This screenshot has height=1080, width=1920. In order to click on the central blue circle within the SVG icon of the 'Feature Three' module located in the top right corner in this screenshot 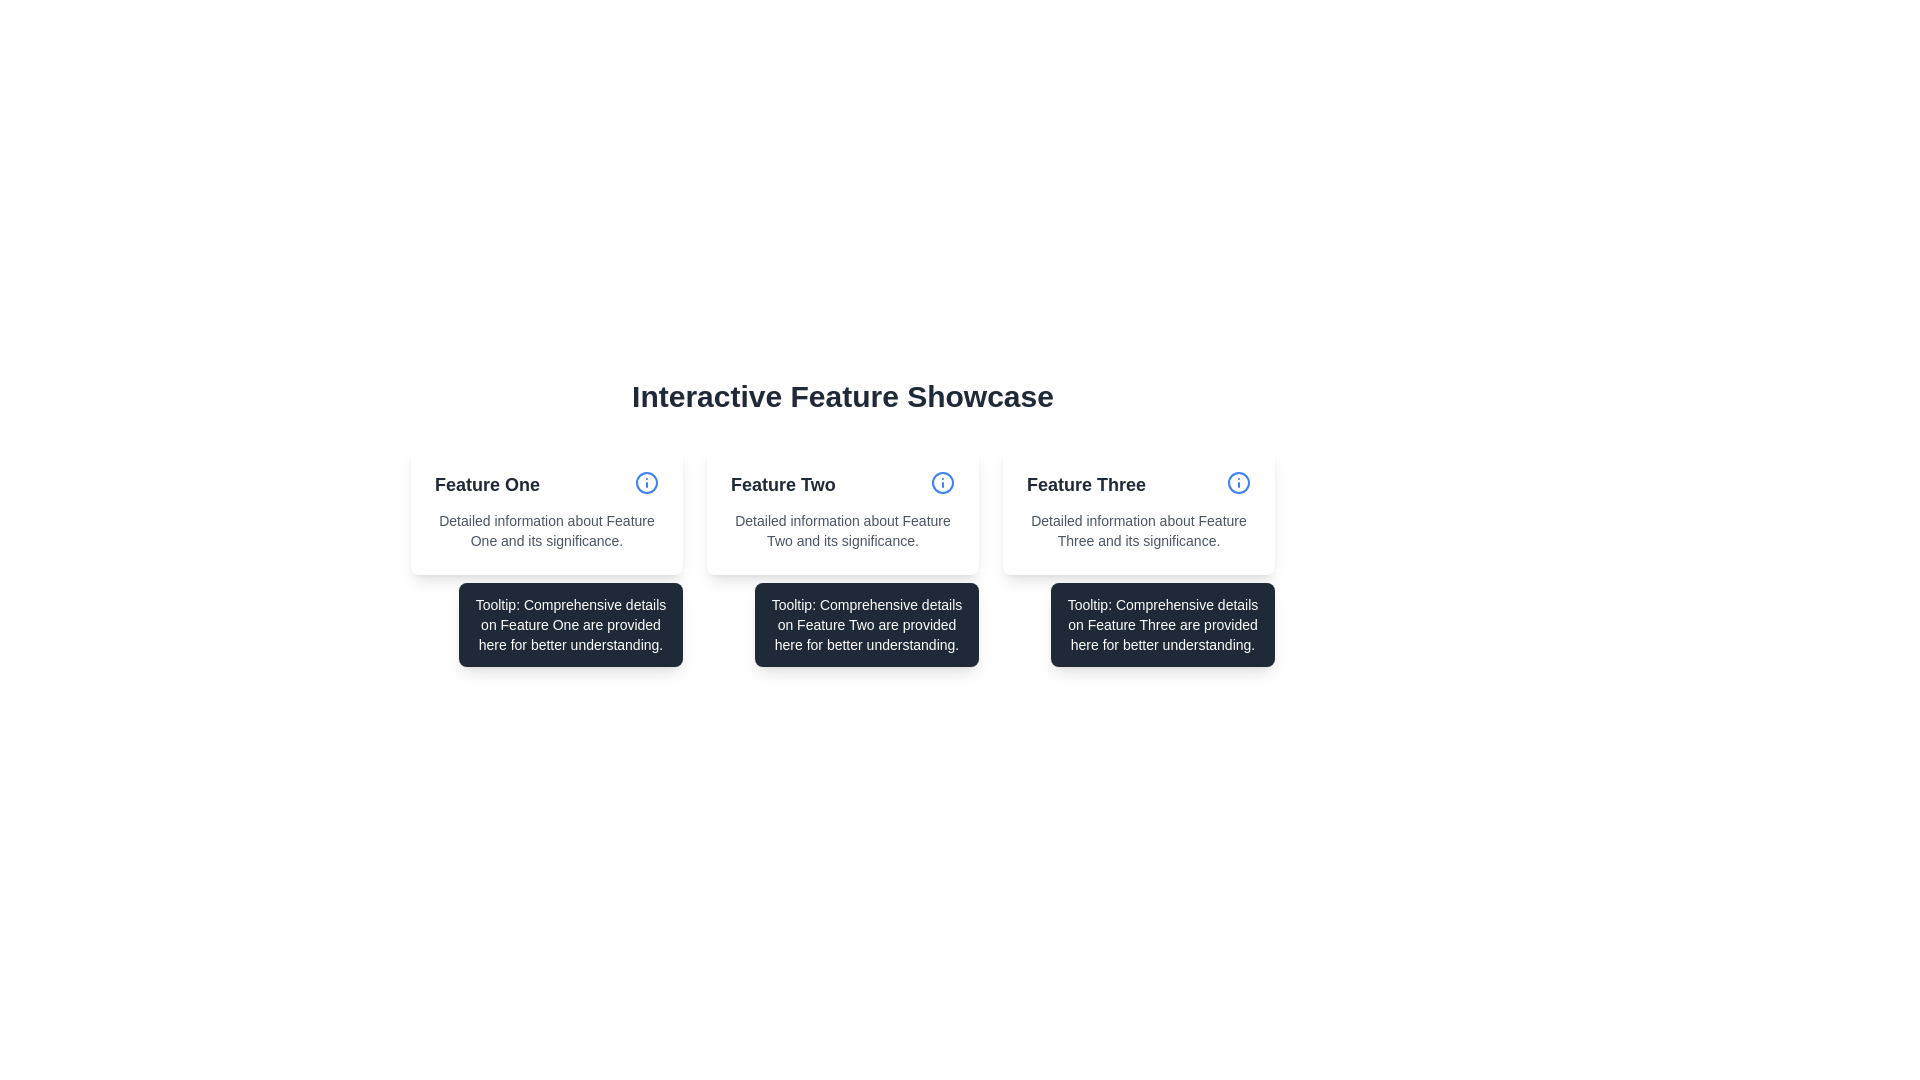, I will do `click(1237, 482)`.